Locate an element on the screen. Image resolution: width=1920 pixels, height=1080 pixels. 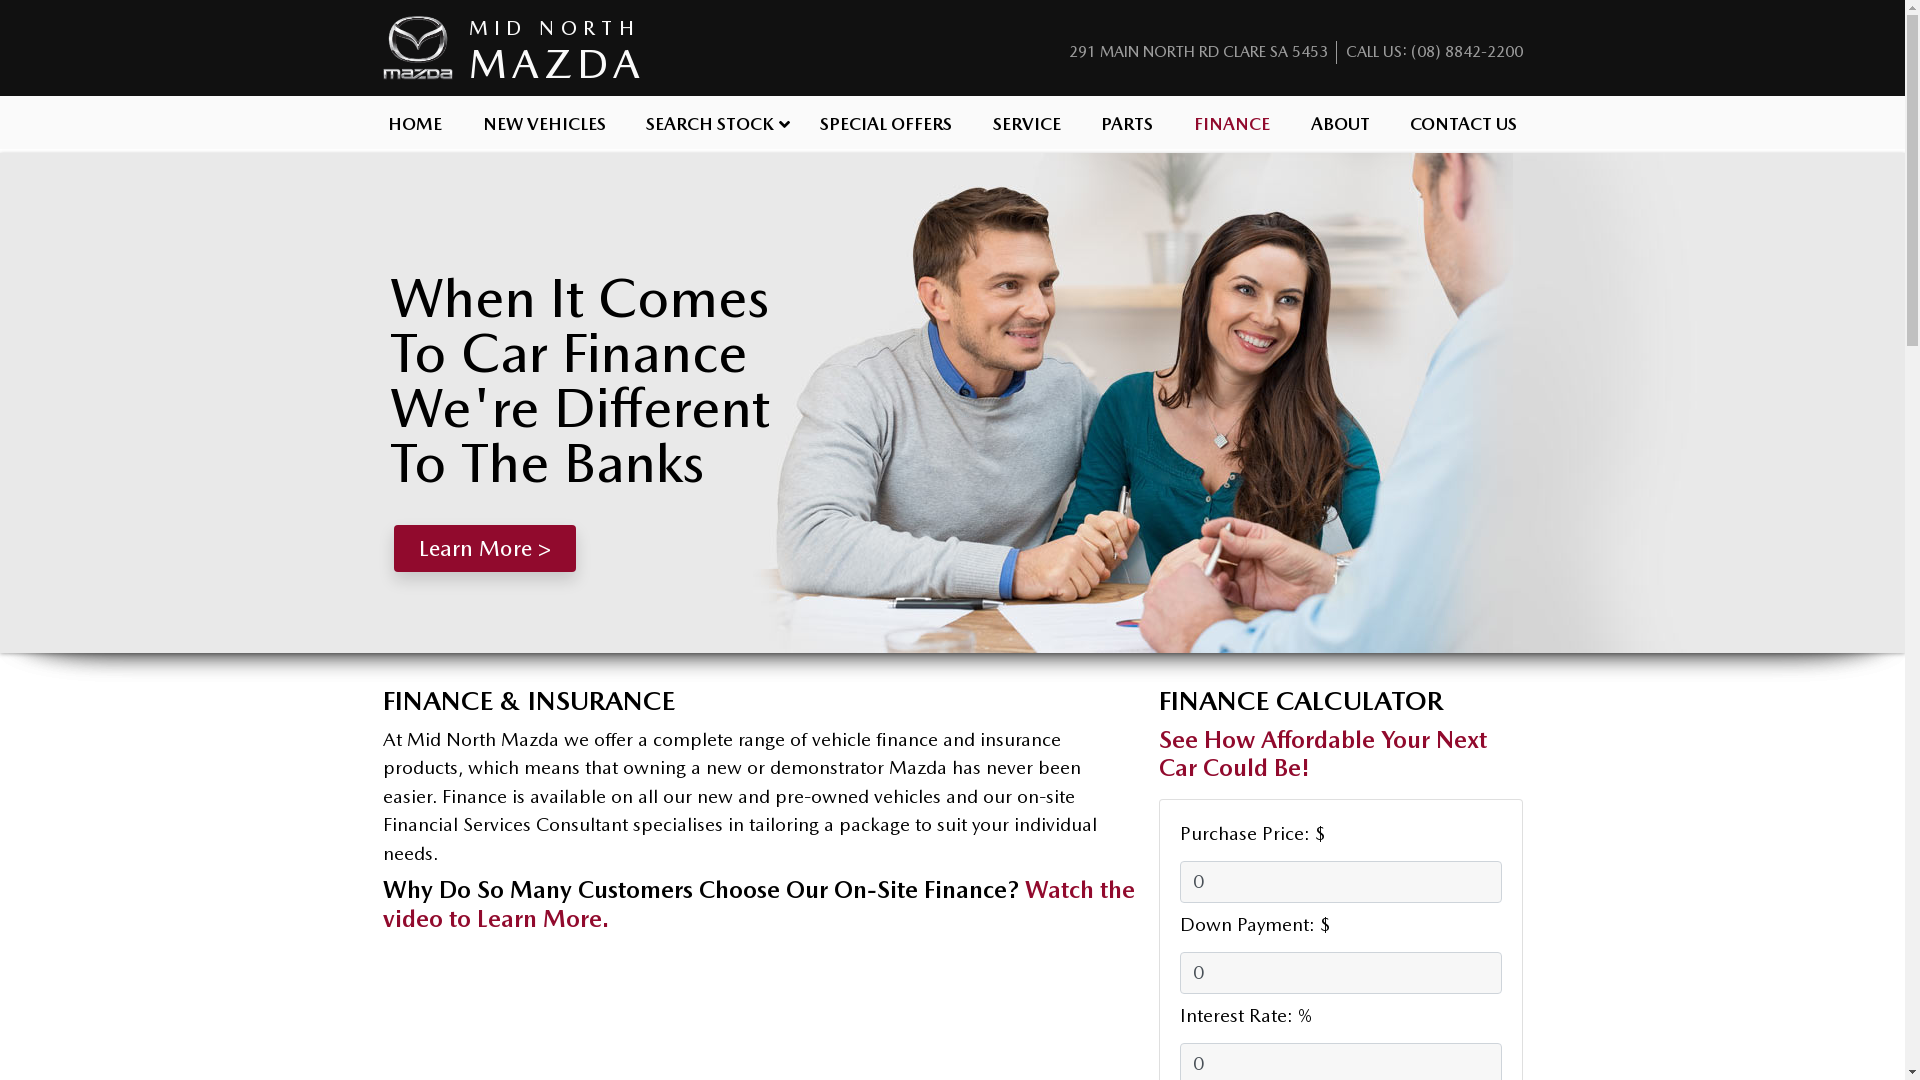
'HOME' is located at coordinates (368, 122).